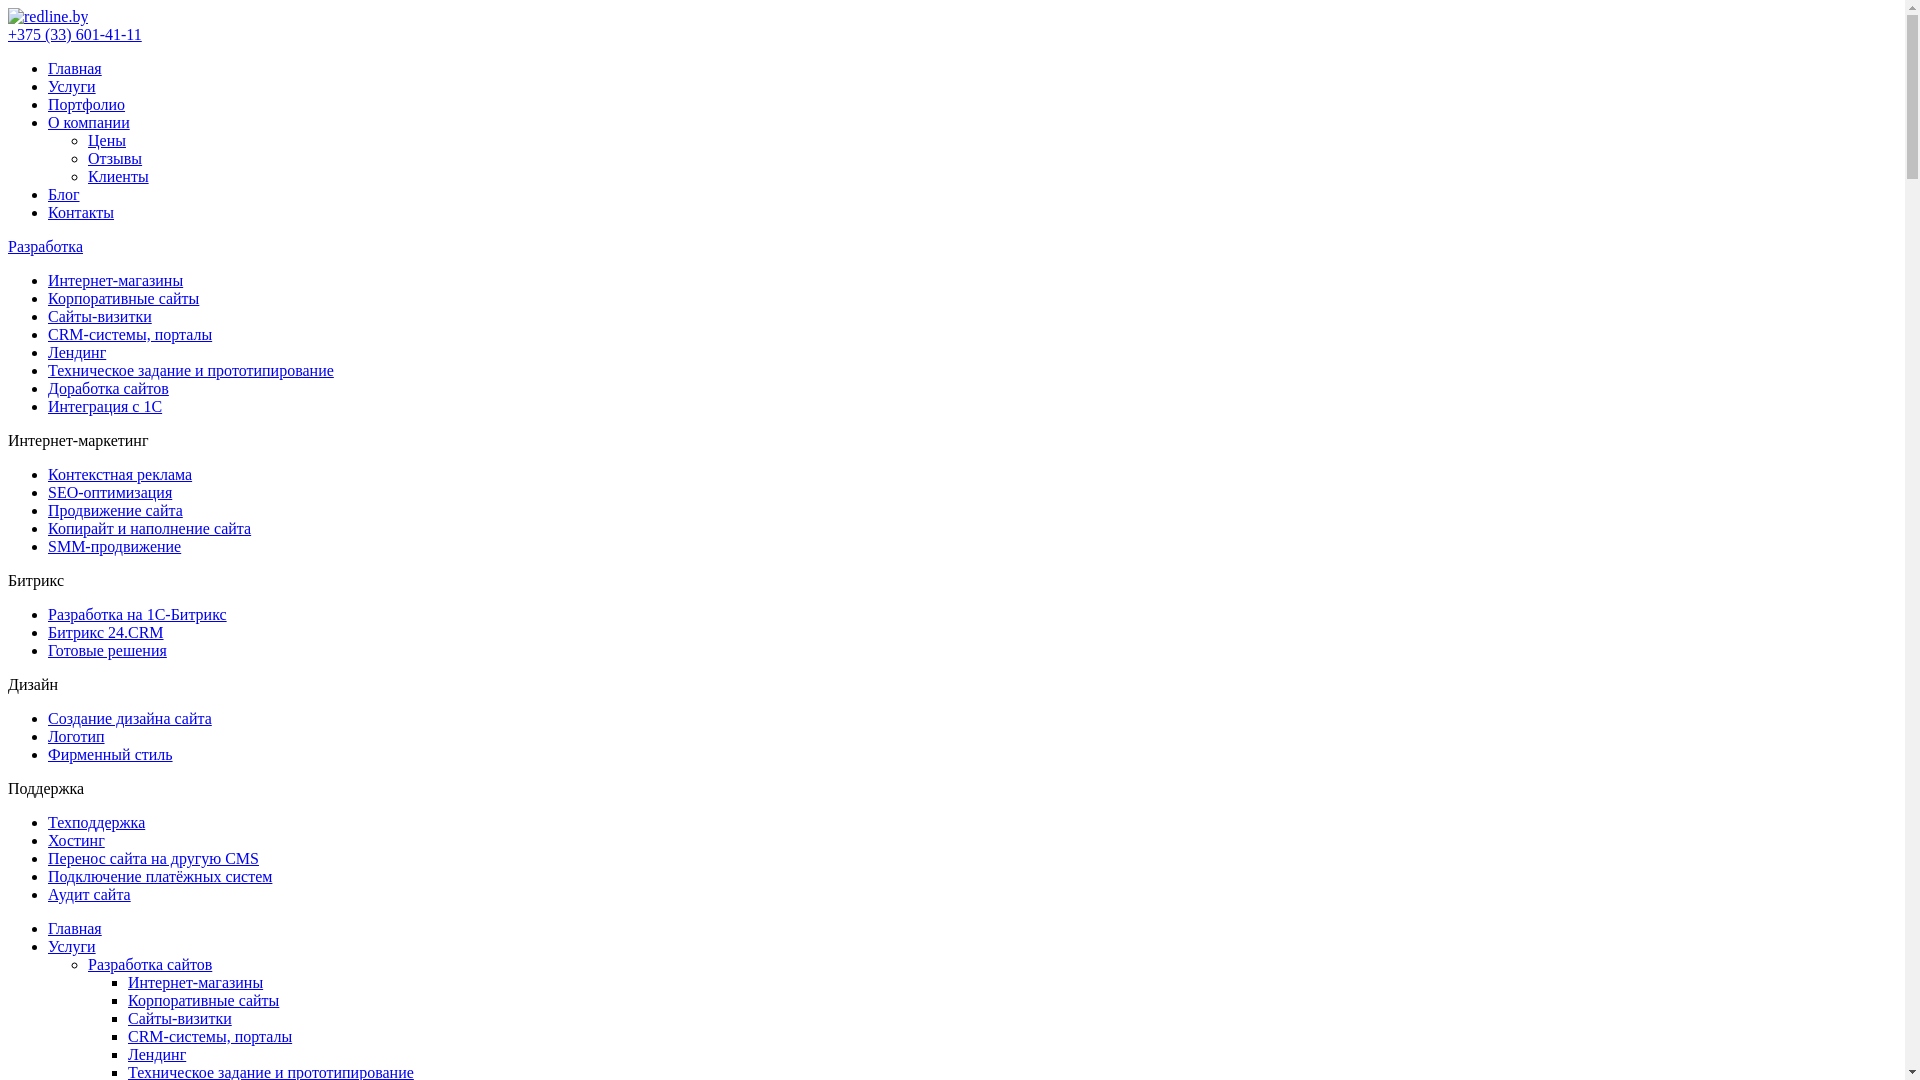 The image size is (1920, 1080). I want to click on '+375 (33) 601-41-11', so click(75, 34).